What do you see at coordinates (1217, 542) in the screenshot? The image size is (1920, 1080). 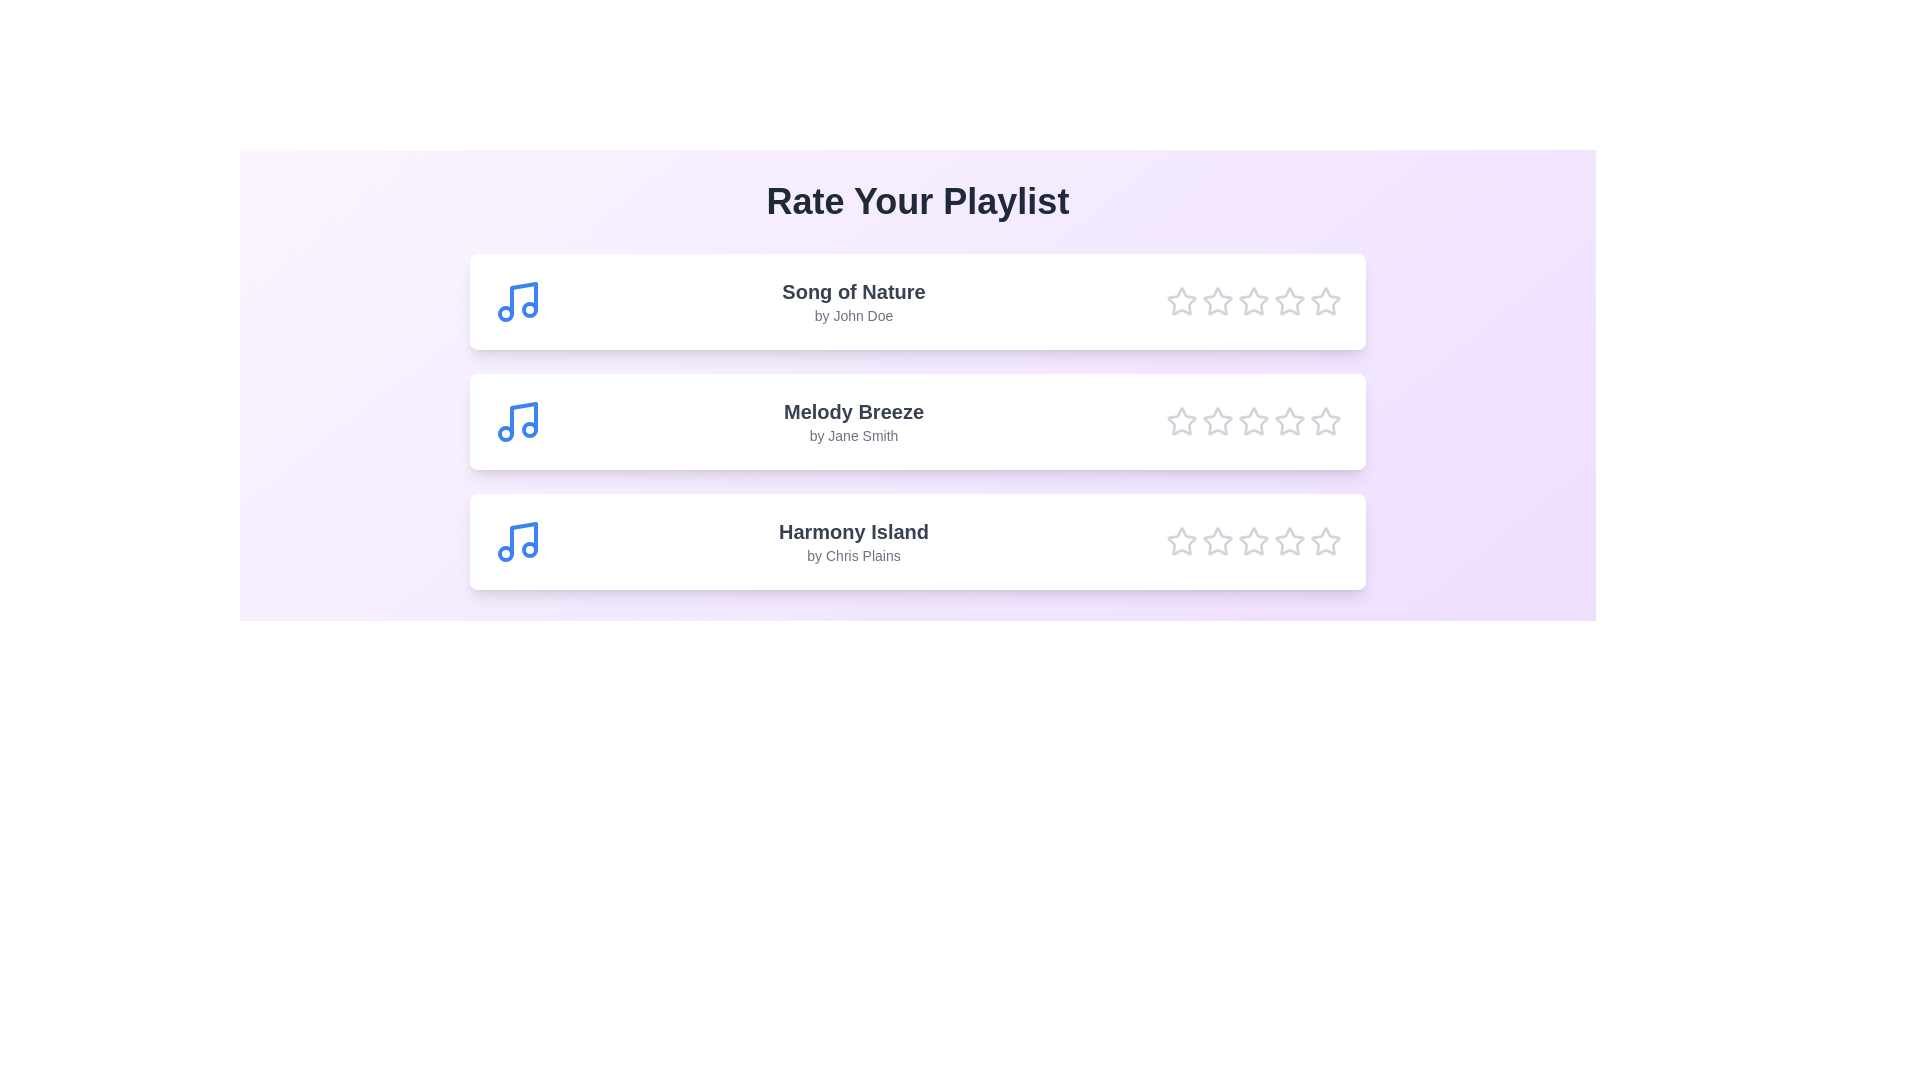 I see `the star corresponding to 2 for the song Harmony Island` at bounding box center [1217, 542].